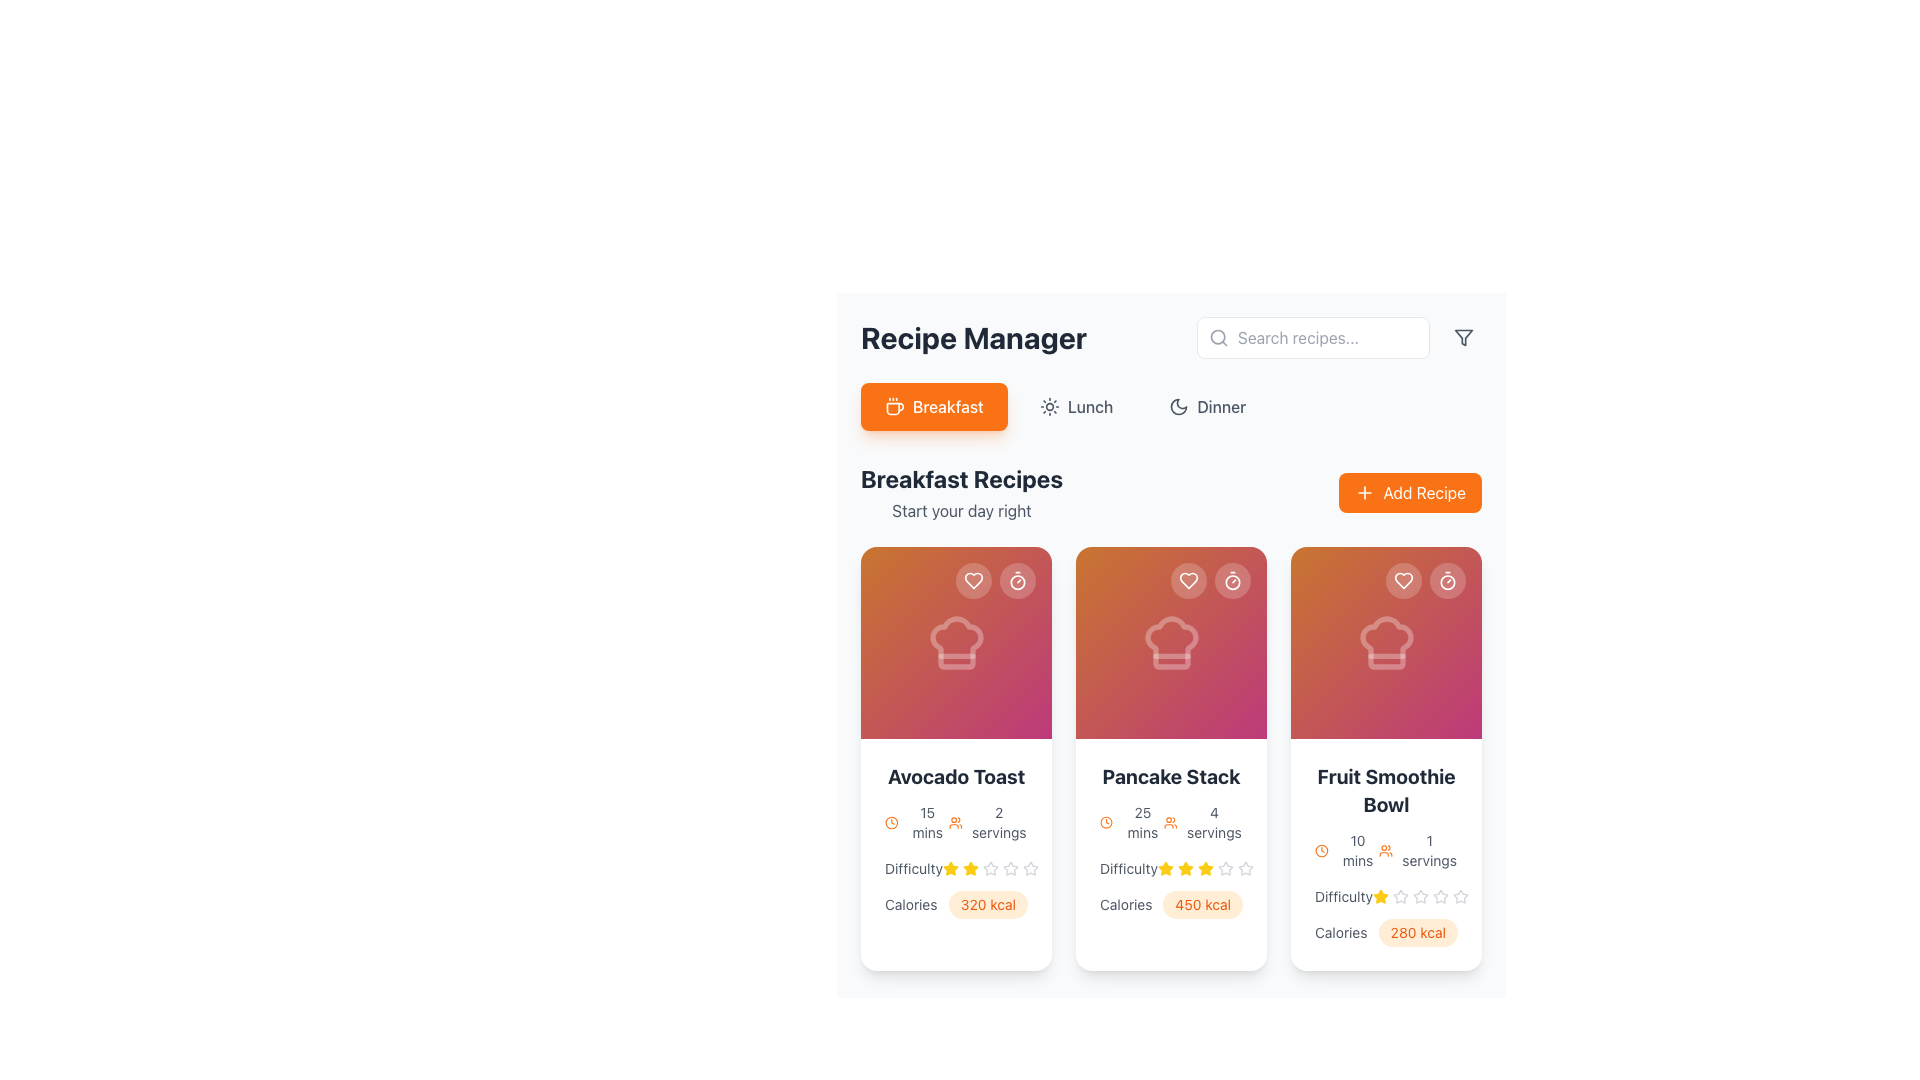  Describe the element at coordinates (1105, 822) in the screenshot. I see `the orange clock icon located in the second recipe card under 'Breakfast Recipes', positioned to the left of the text '25 mins'` at that location.